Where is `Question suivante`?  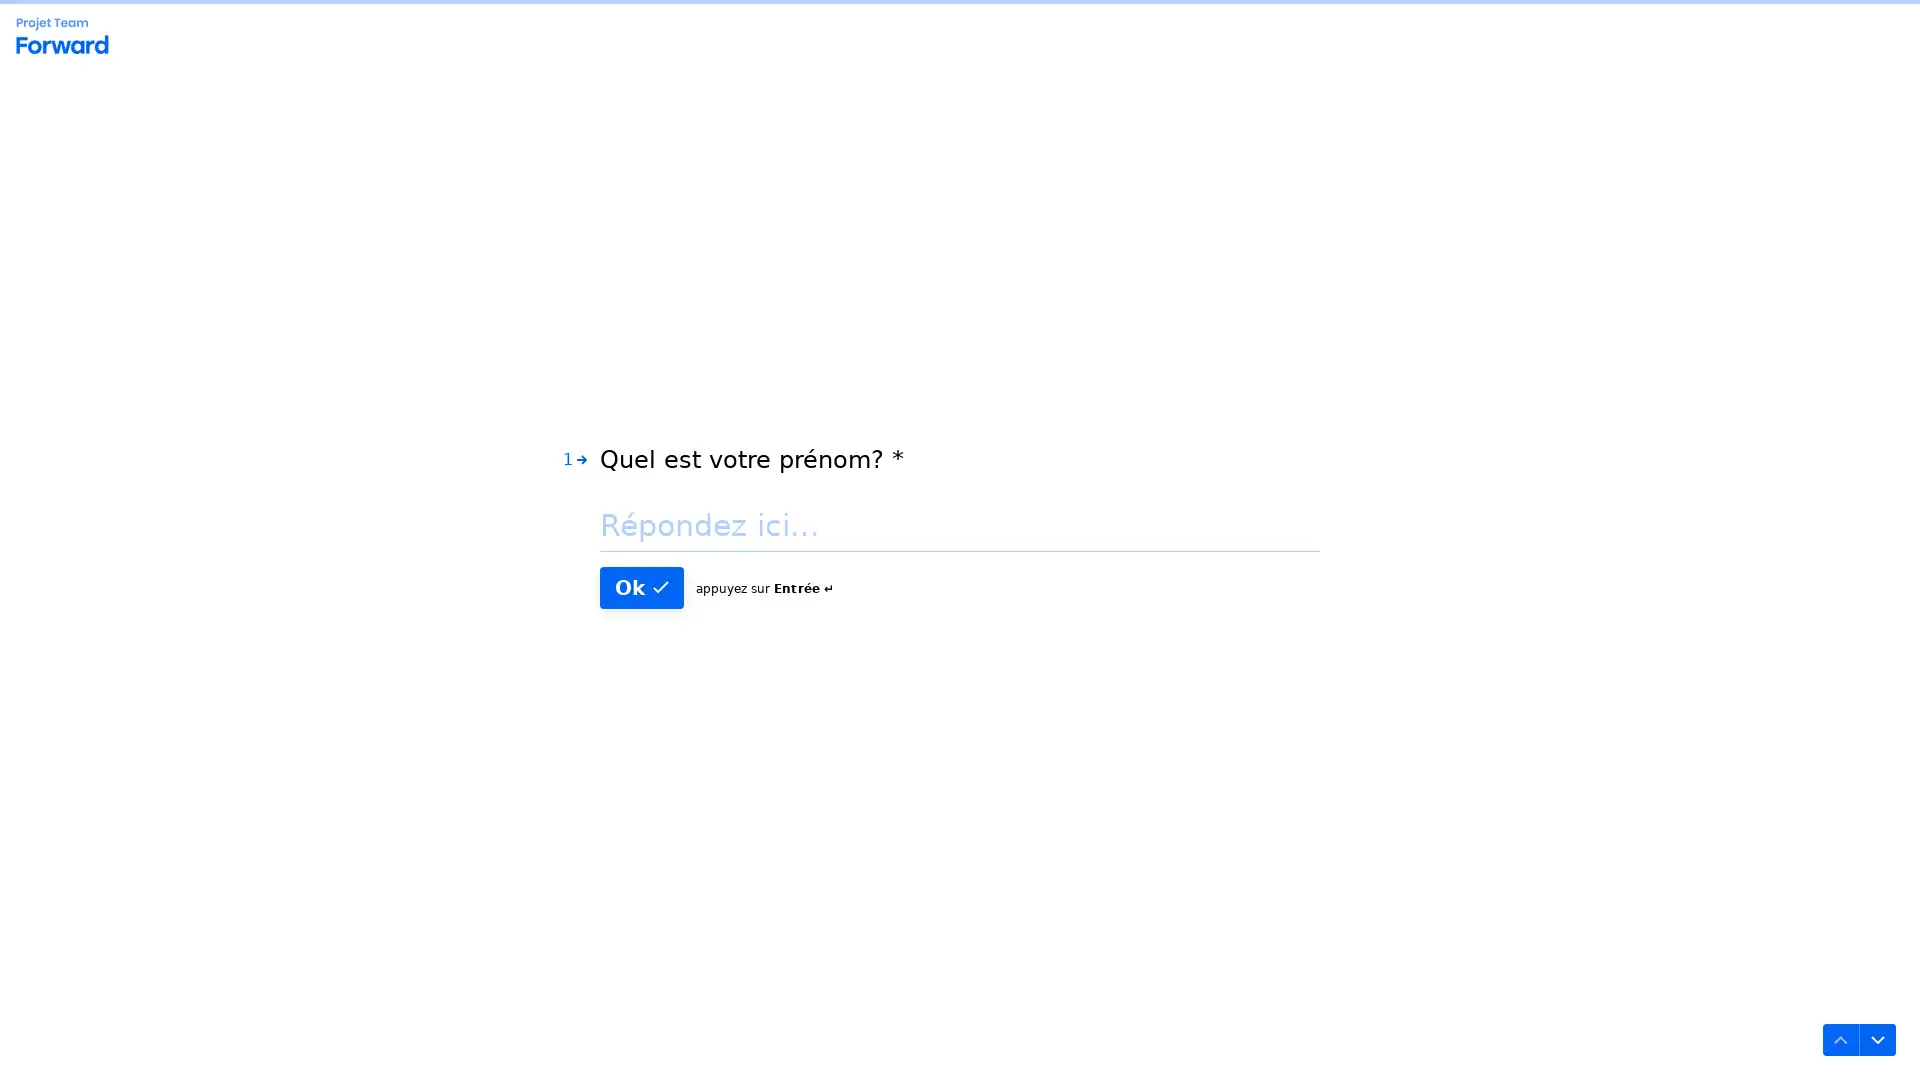 Question suivante is located at coordinates (1876, 1039).